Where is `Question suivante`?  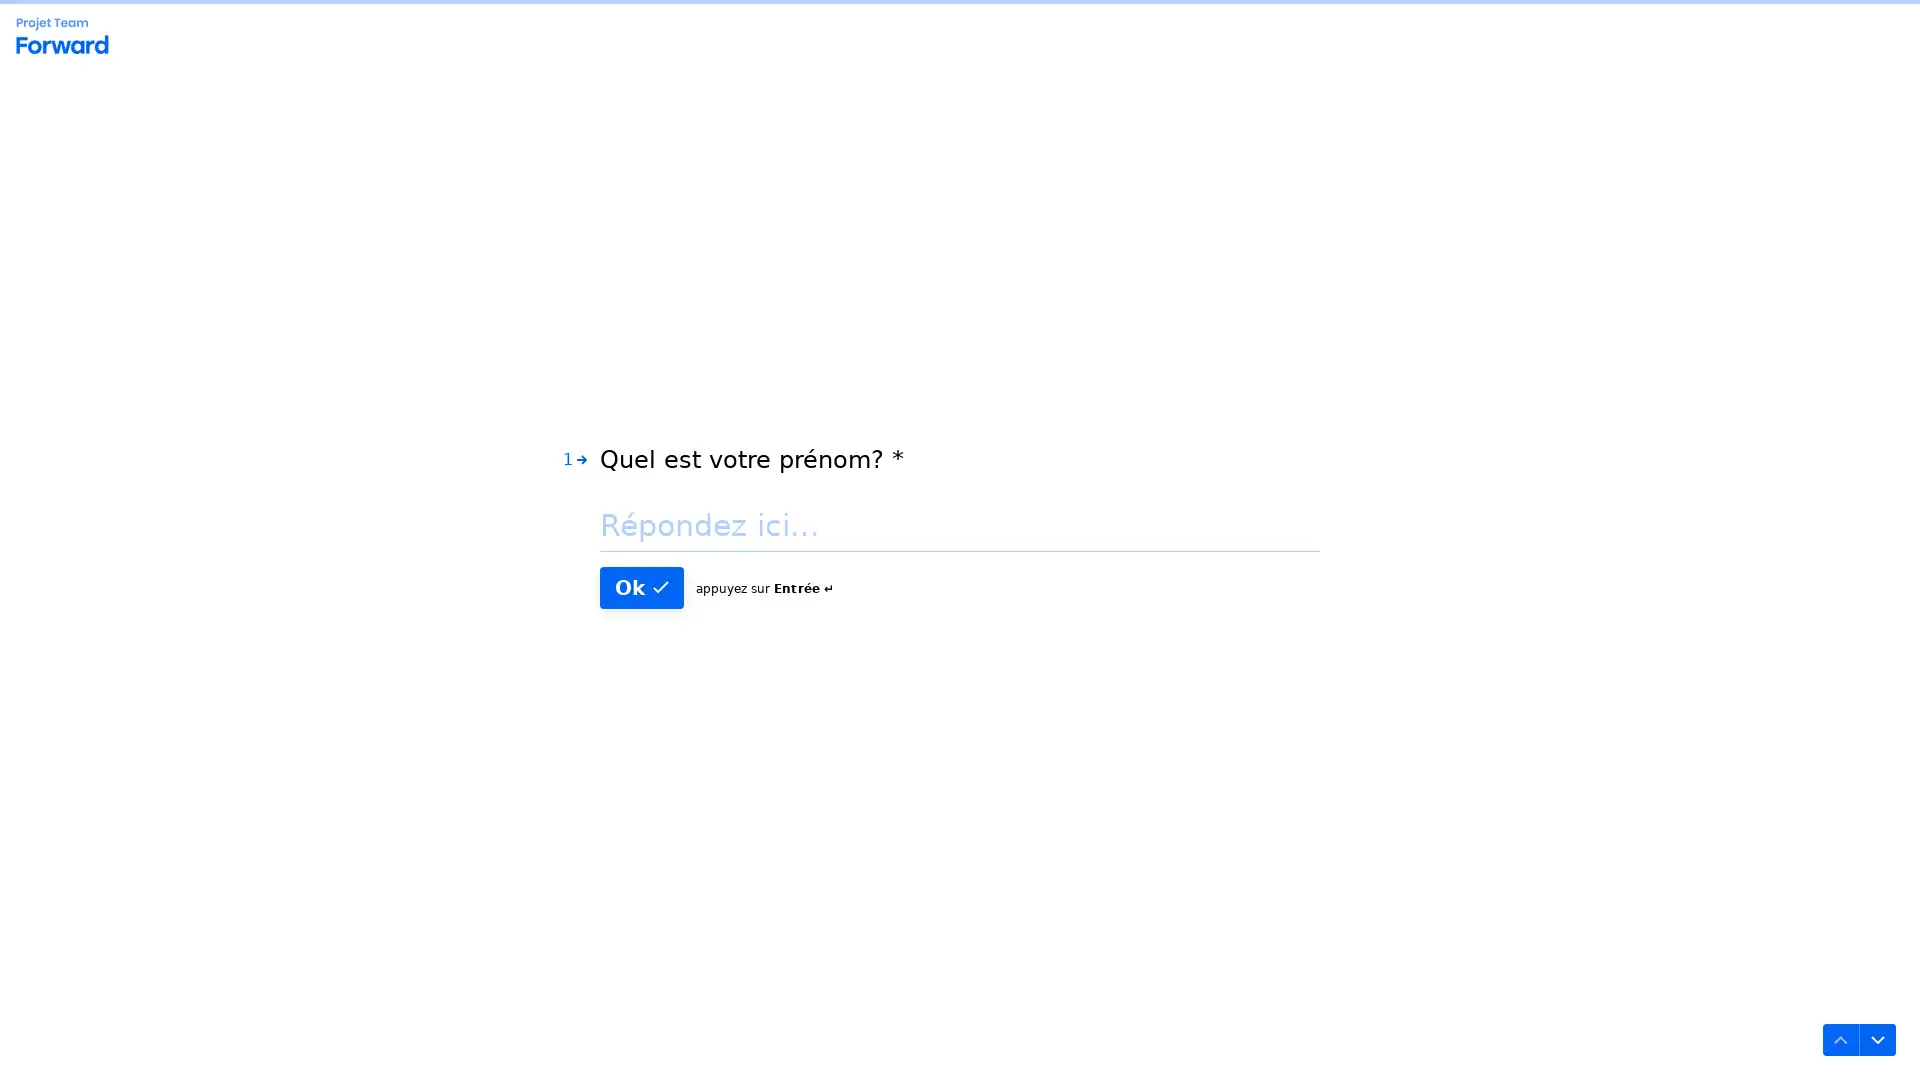 Question suivante is located at coordinates (1876, 1039).